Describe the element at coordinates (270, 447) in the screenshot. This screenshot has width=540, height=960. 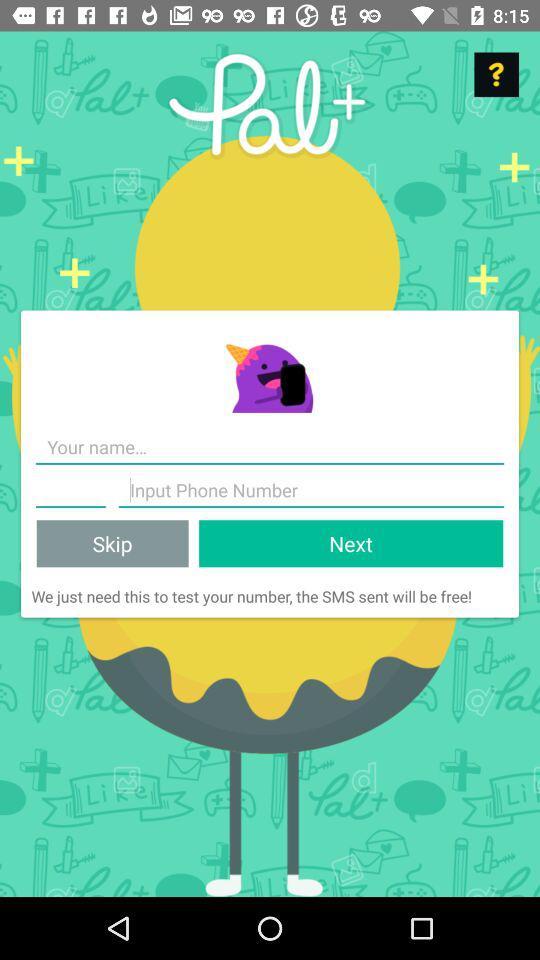
I see `input name` at that location.